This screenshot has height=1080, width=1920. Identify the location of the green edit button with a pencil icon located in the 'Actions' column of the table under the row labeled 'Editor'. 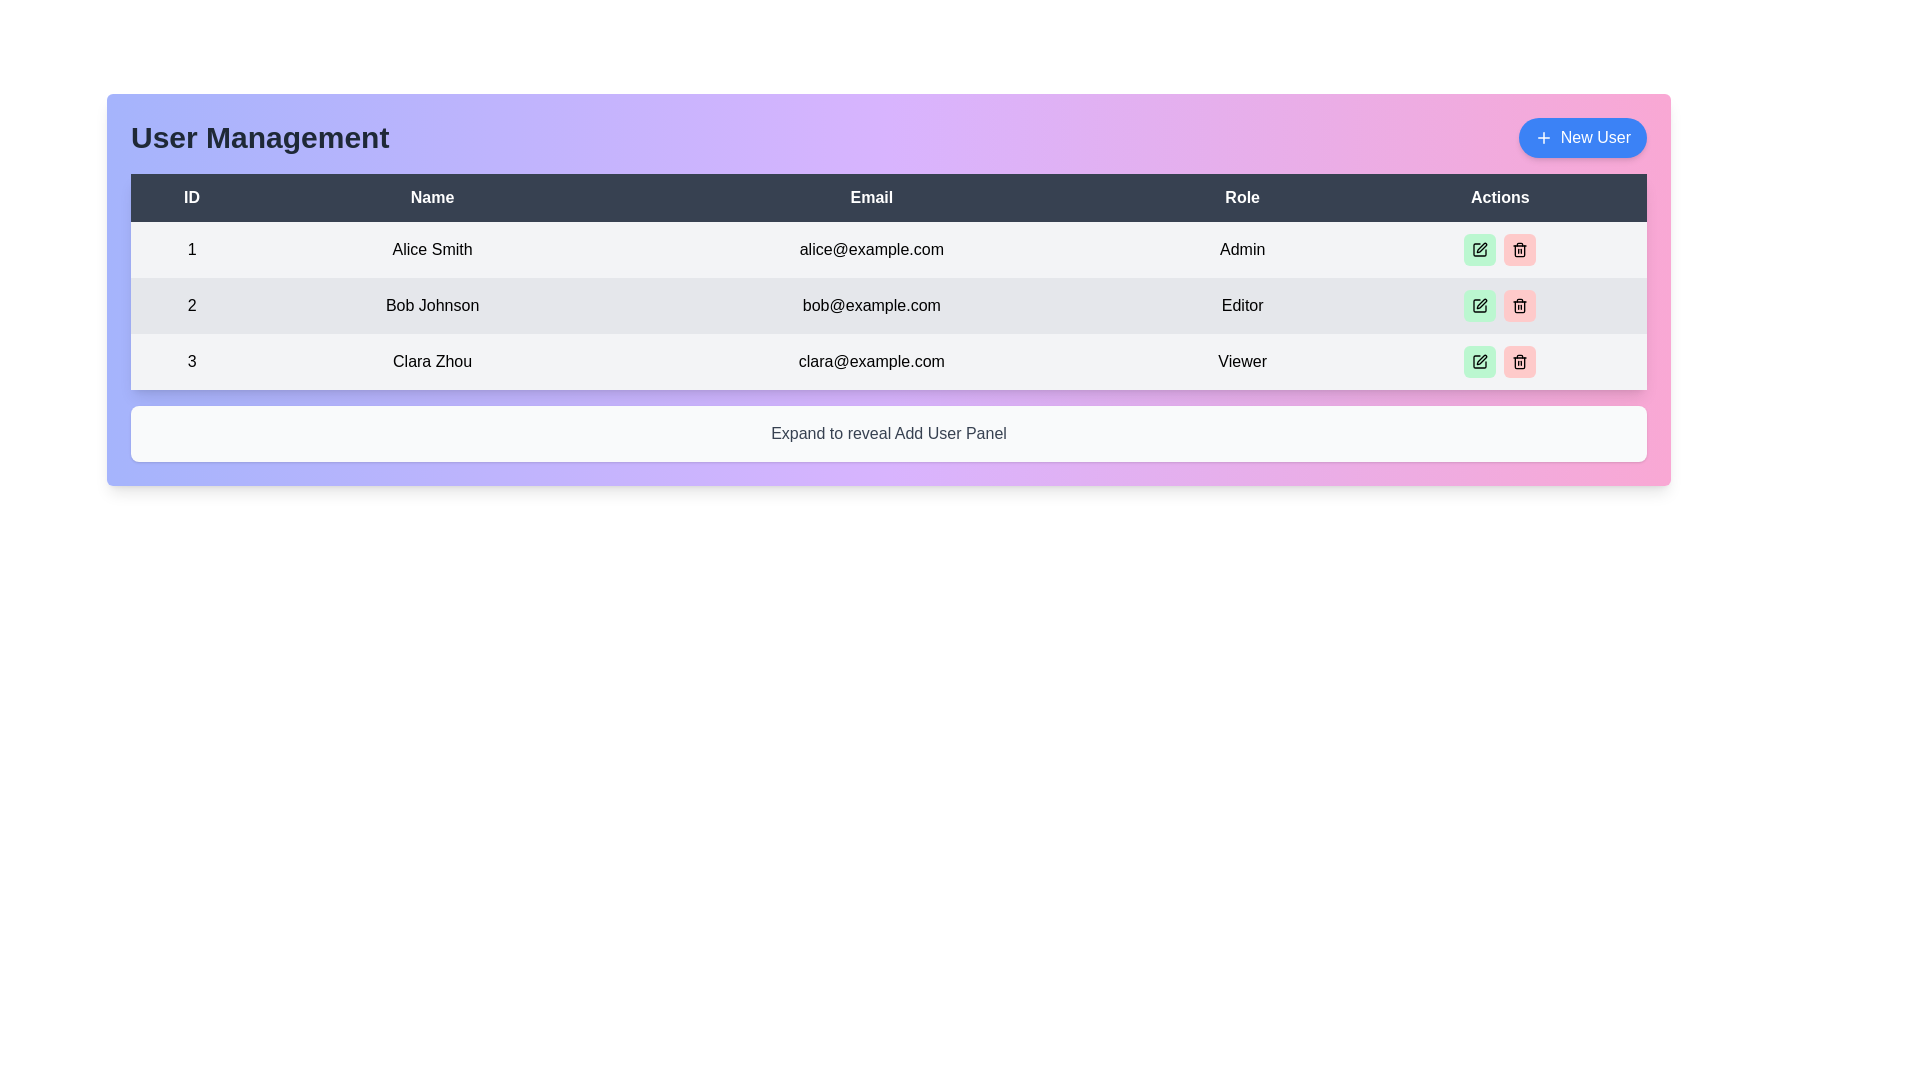
(1480, 305).